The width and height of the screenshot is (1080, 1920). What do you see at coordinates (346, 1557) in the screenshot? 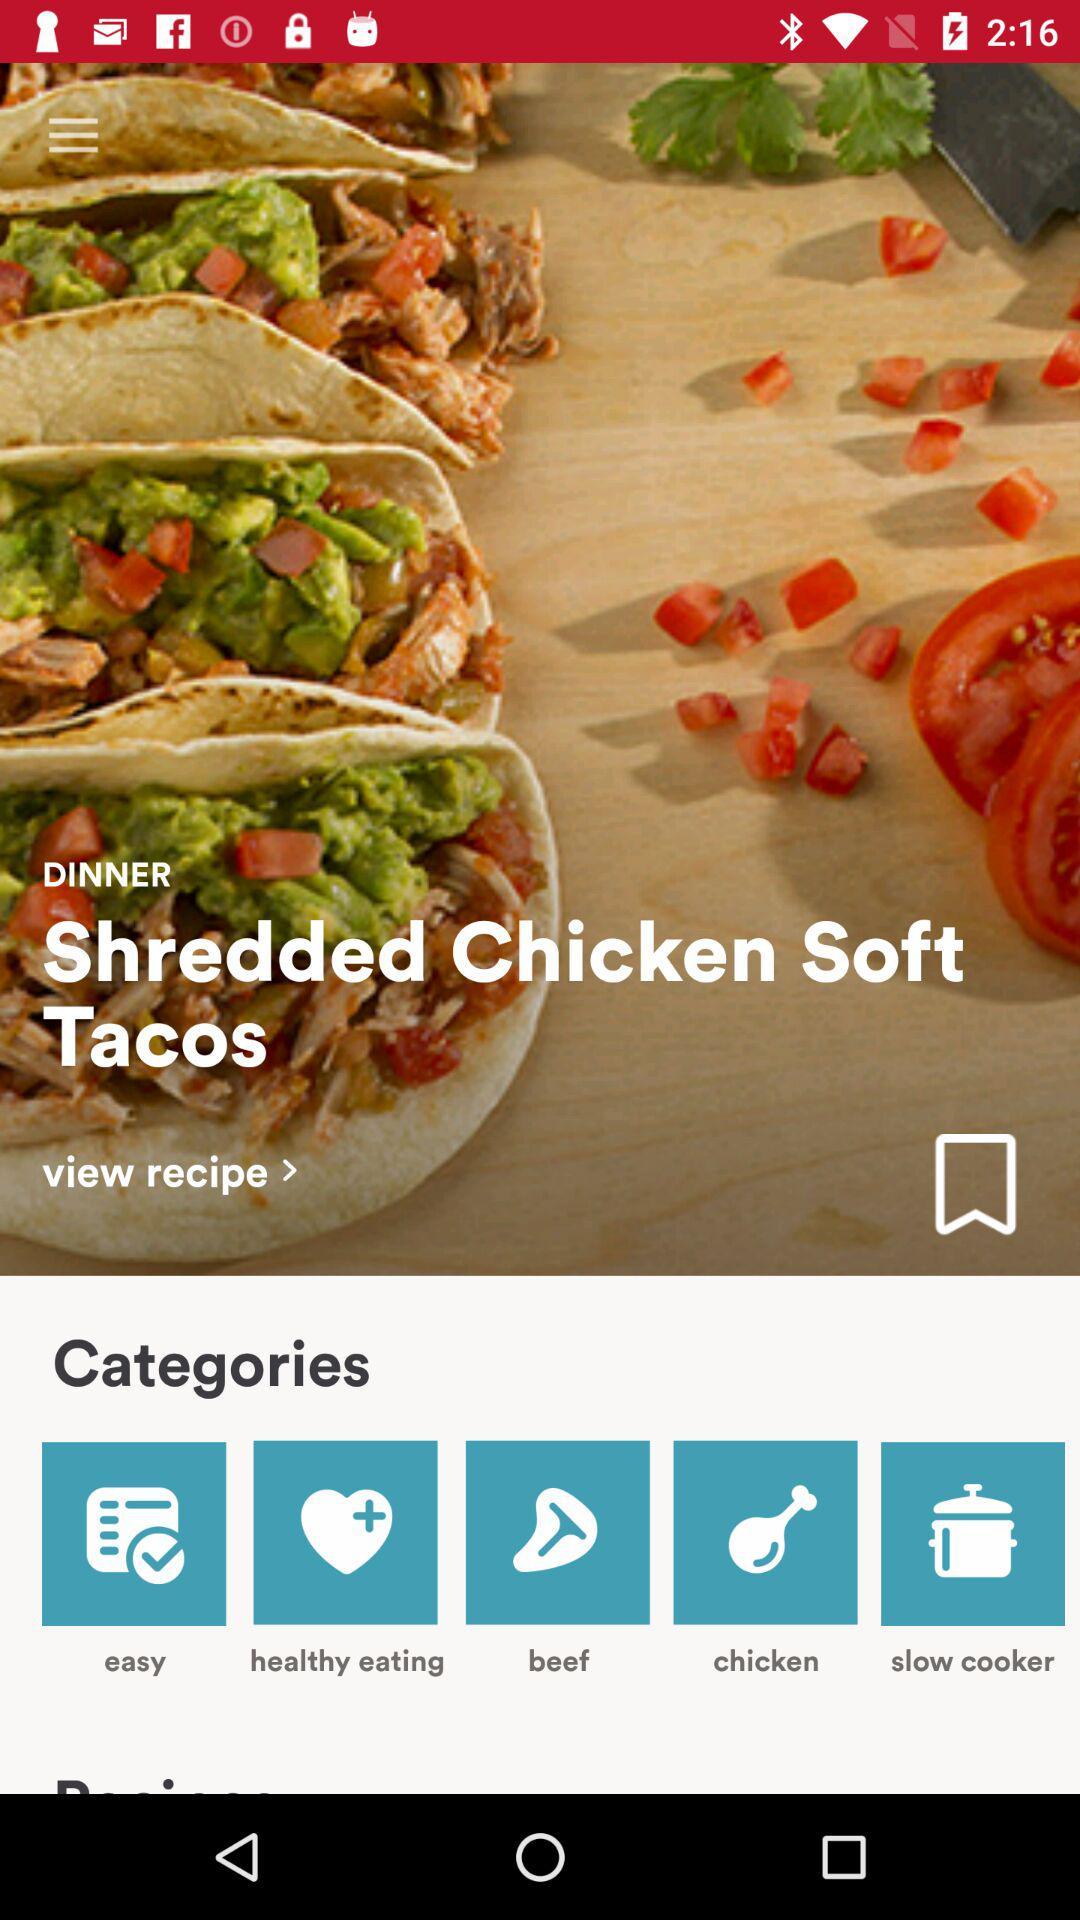
I see `item next to easy item` at bounding box center [346, 1557].